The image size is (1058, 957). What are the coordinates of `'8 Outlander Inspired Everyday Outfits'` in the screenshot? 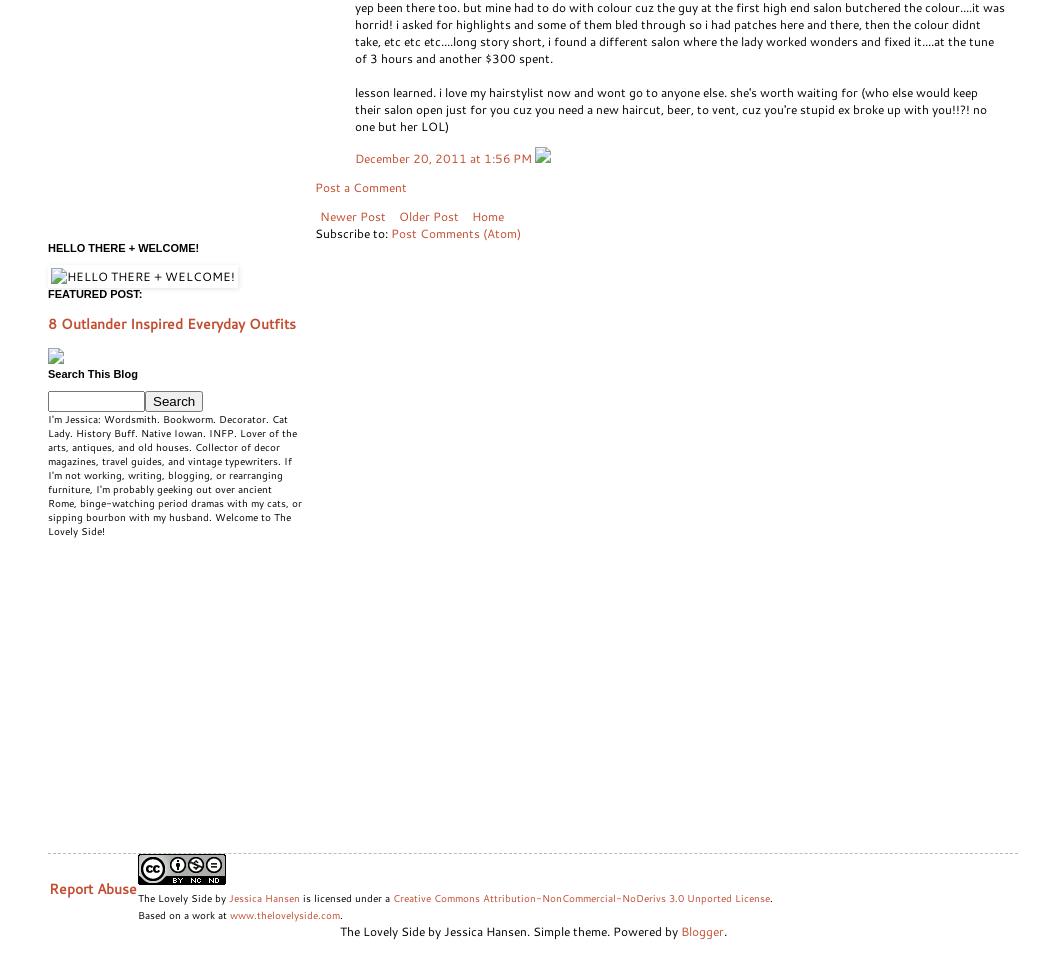 It's located at (48, 324).